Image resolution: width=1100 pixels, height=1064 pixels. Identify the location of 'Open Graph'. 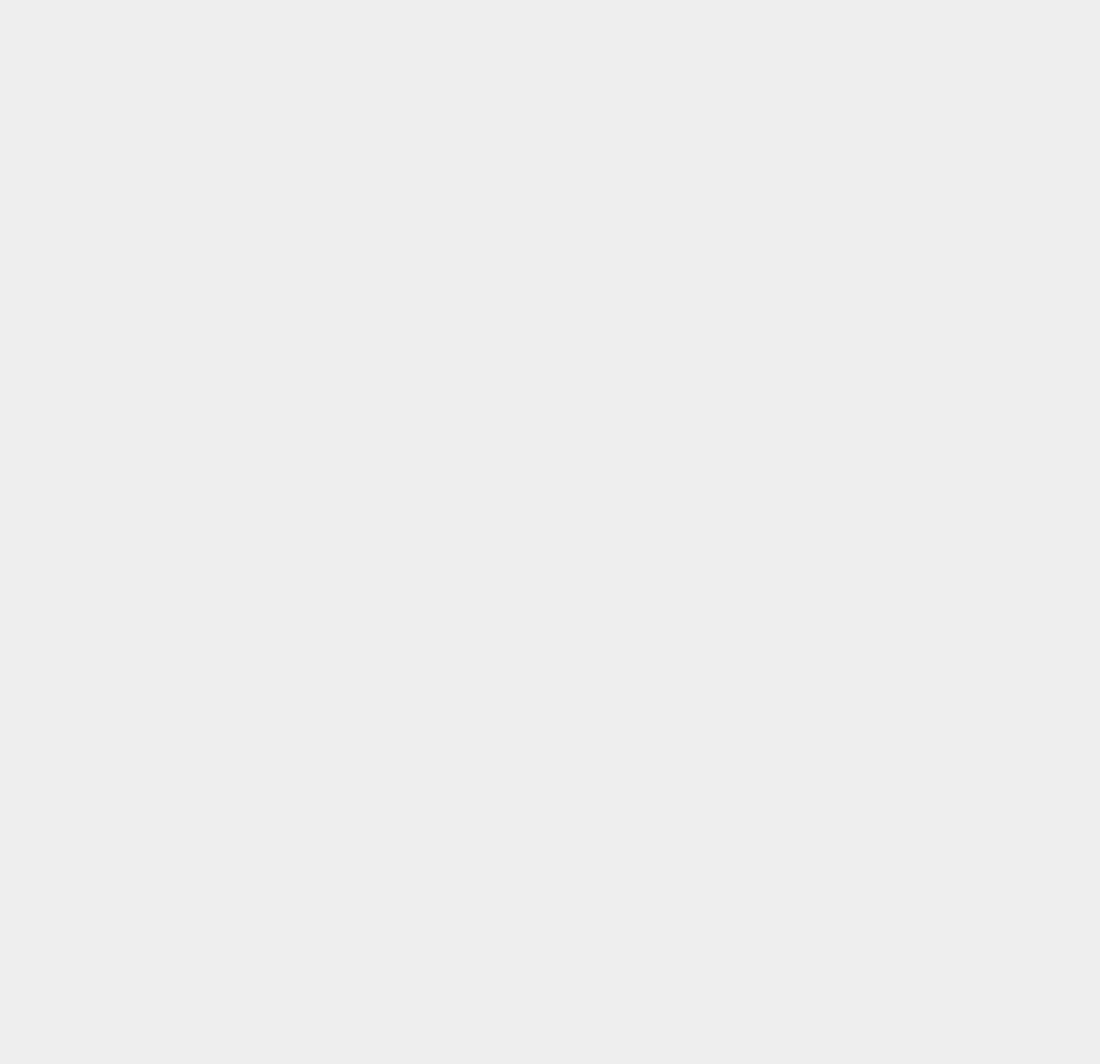
(815, 895).